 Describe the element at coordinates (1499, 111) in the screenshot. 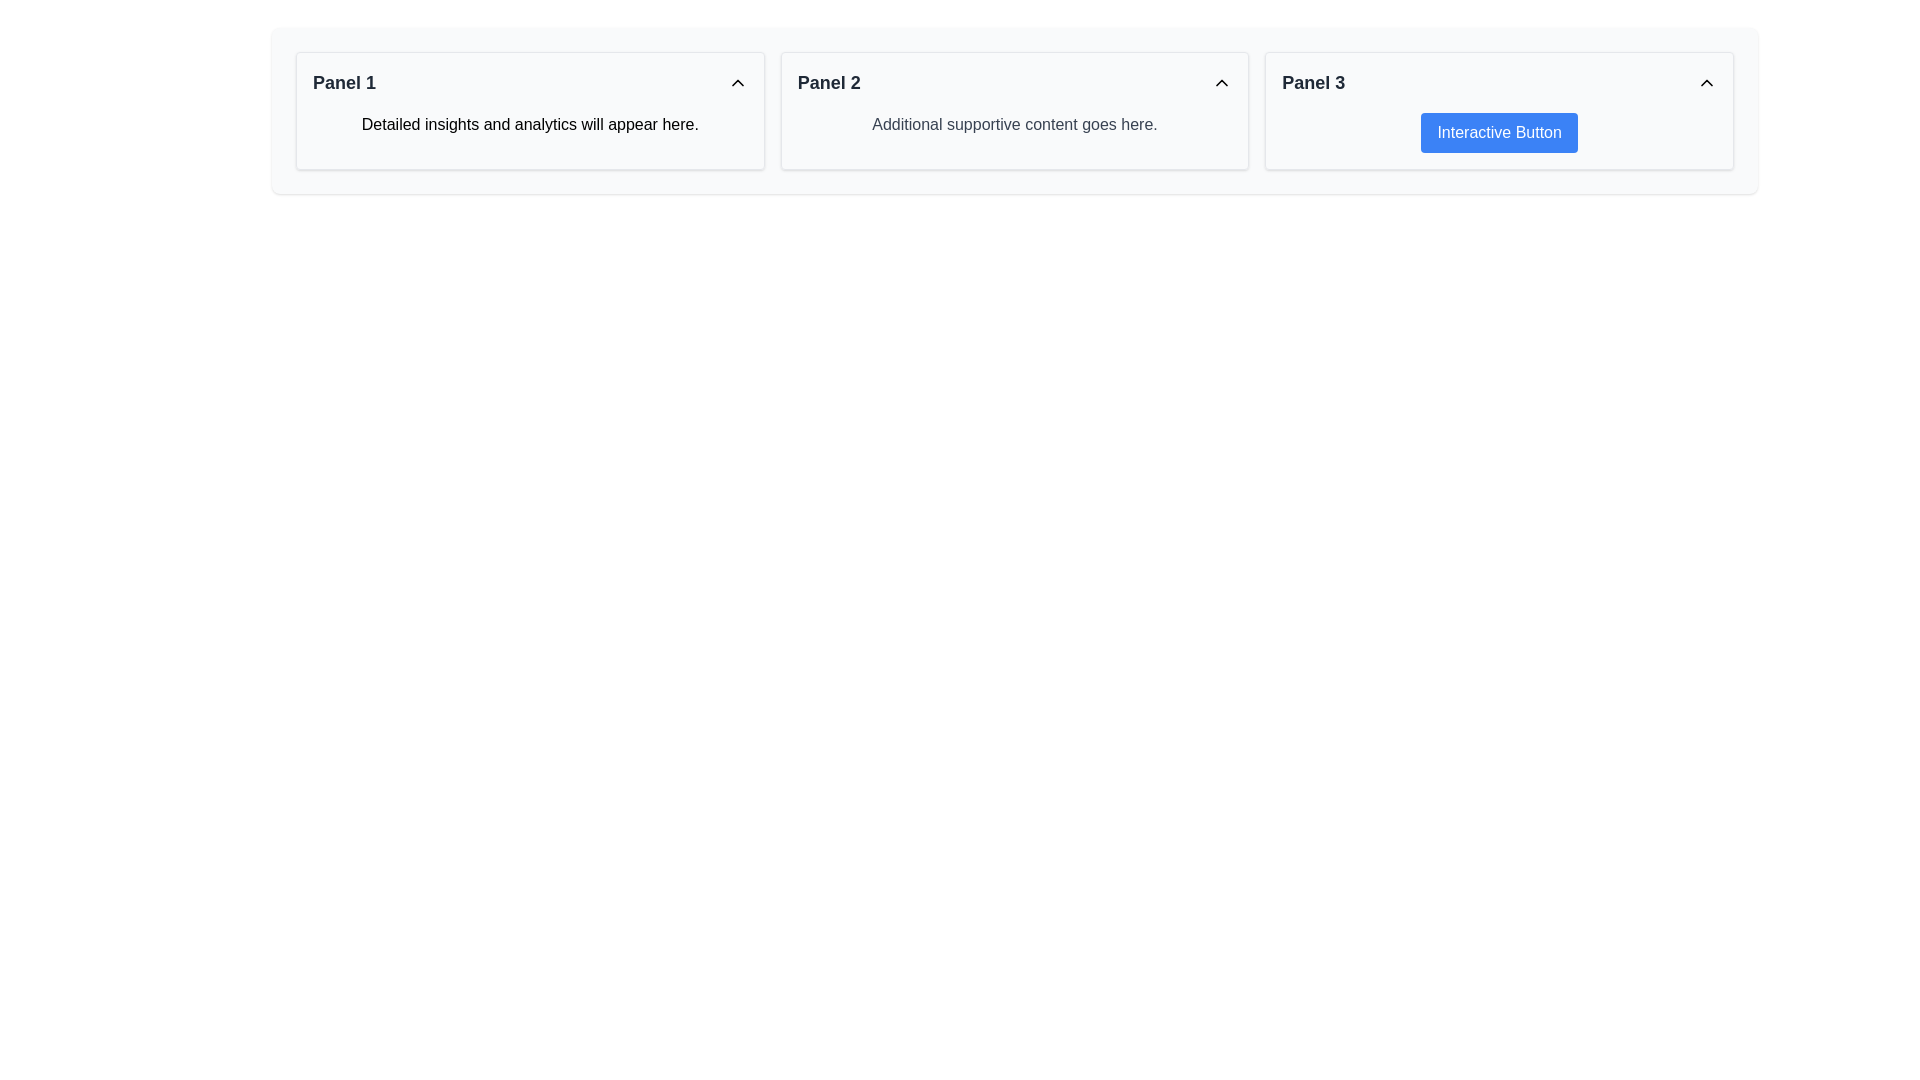

I see `the 'Interactive Button' located within the 'Panel 3' to activate its hover effect` at that location.